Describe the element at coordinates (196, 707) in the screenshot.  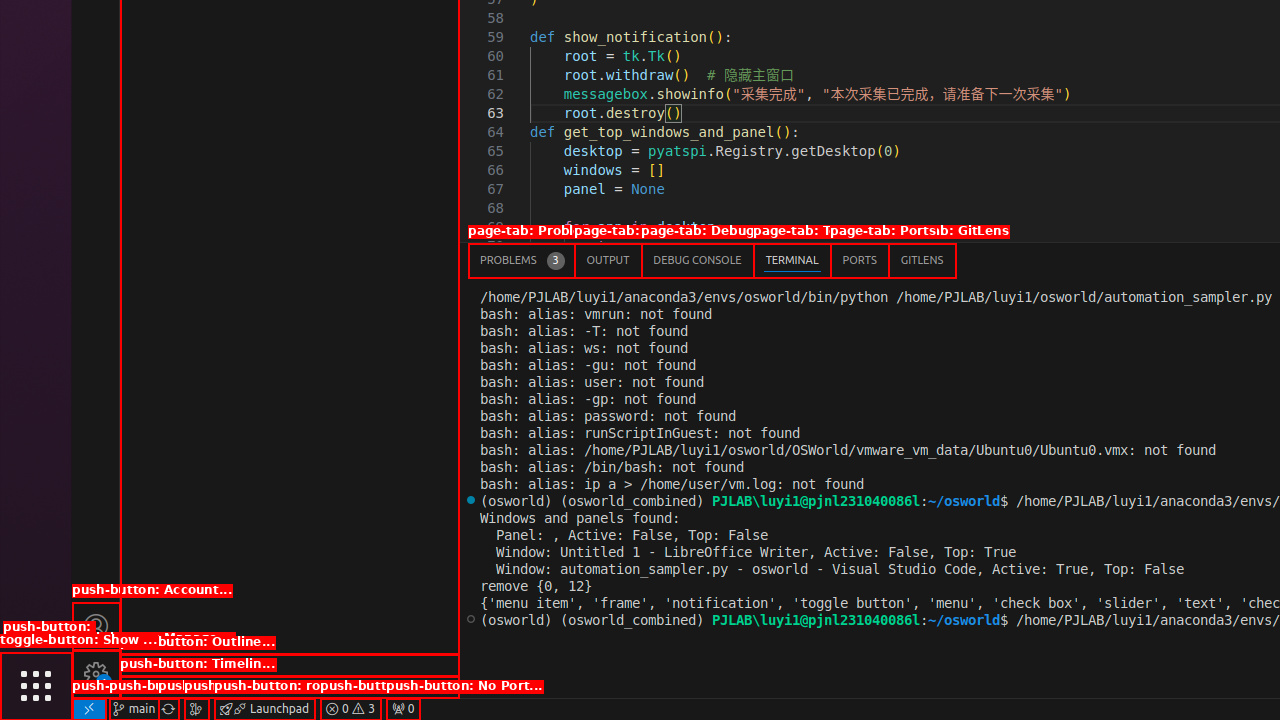
I see `'Show the GitLens Commit Graph'` at that location.